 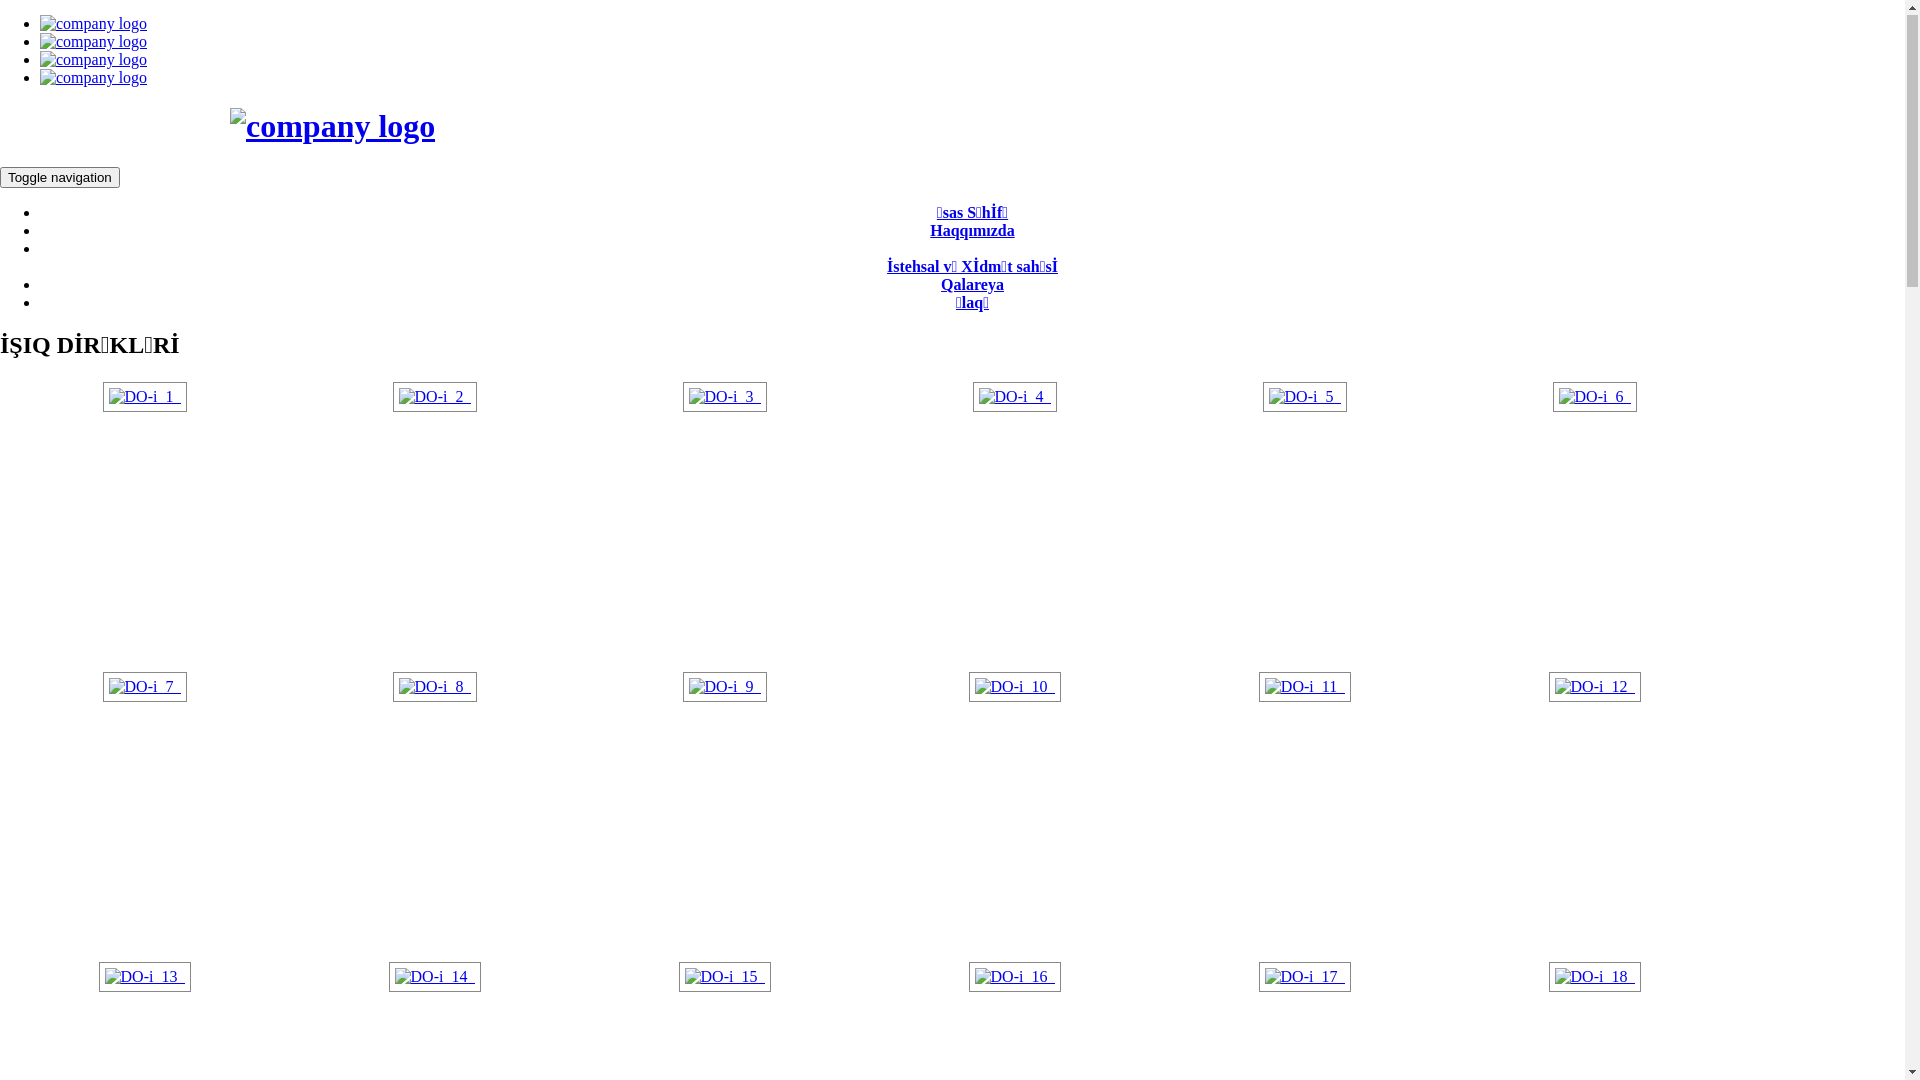 I want to click on 'DO-i_18_', so click(x=1594, y=976).